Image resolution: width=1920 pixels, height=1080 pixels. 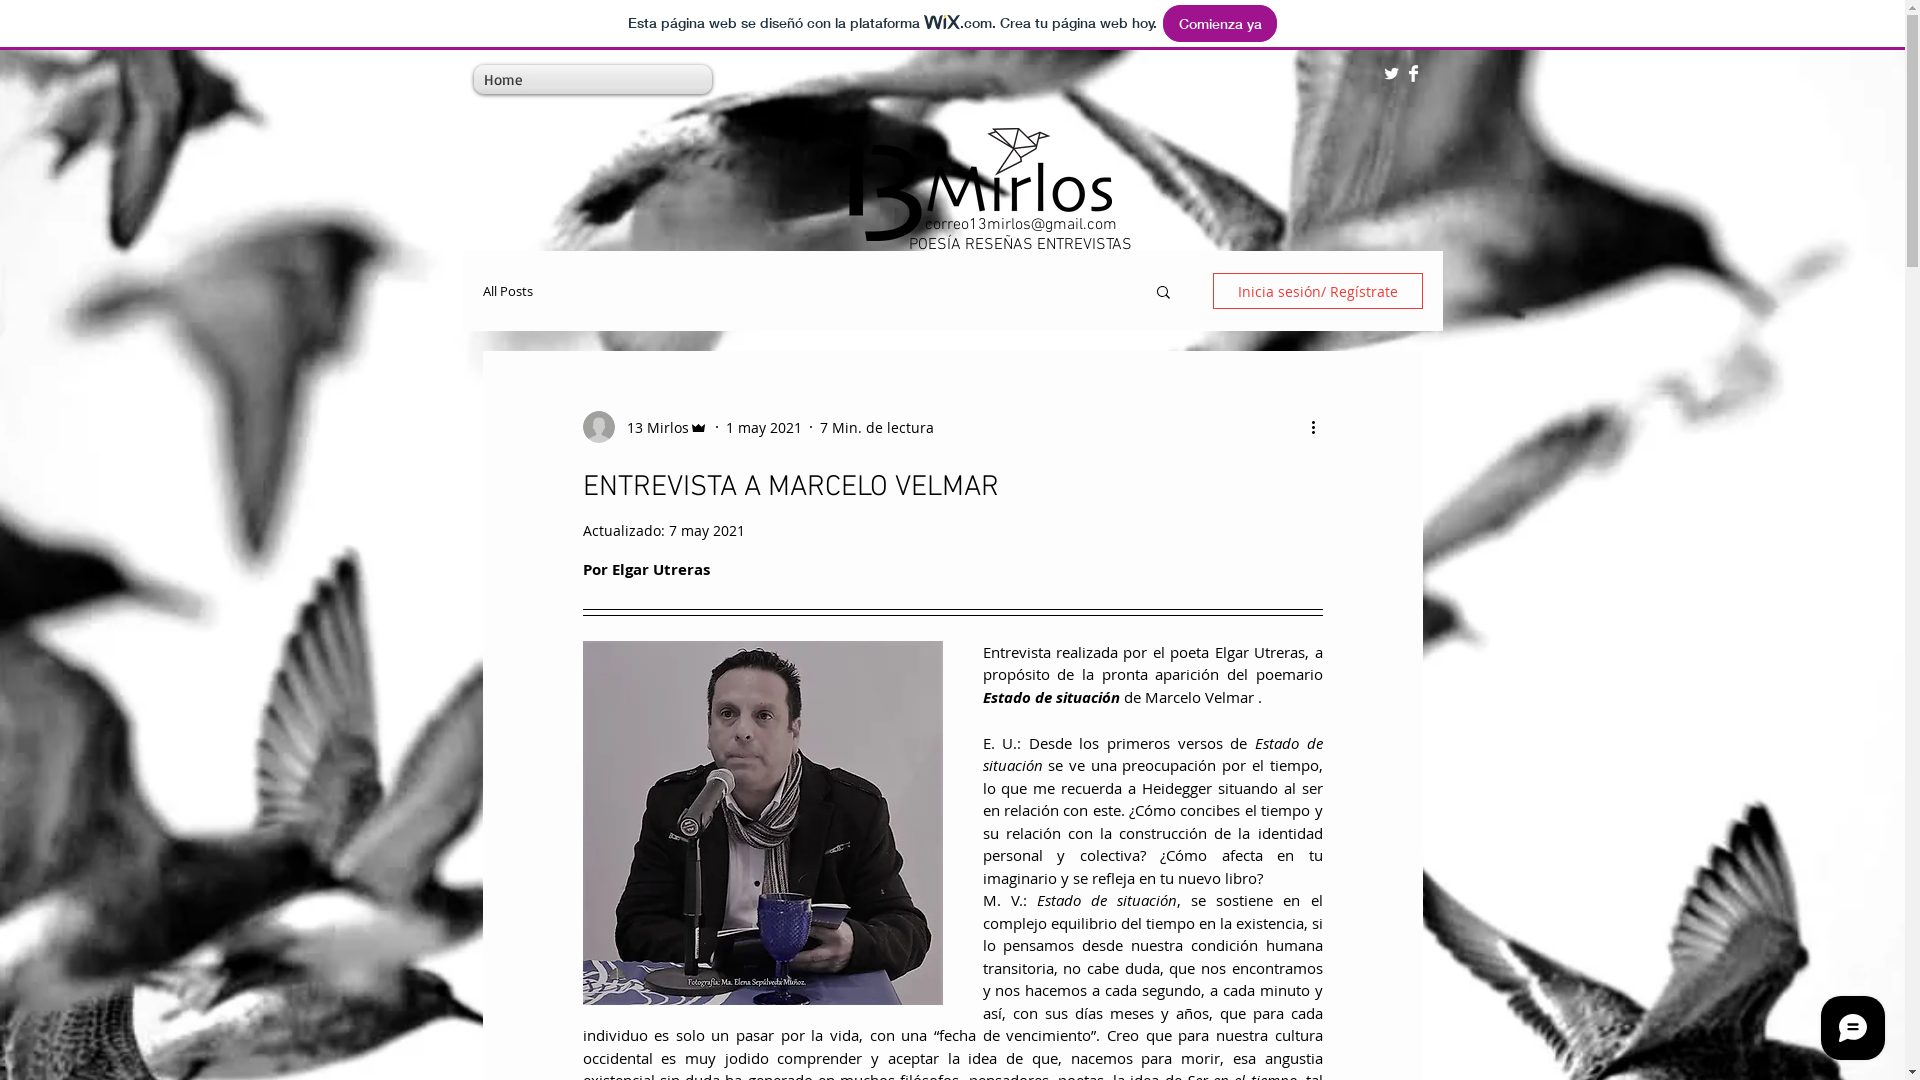 I want to click on 'Home', so click(x=503, y=78).